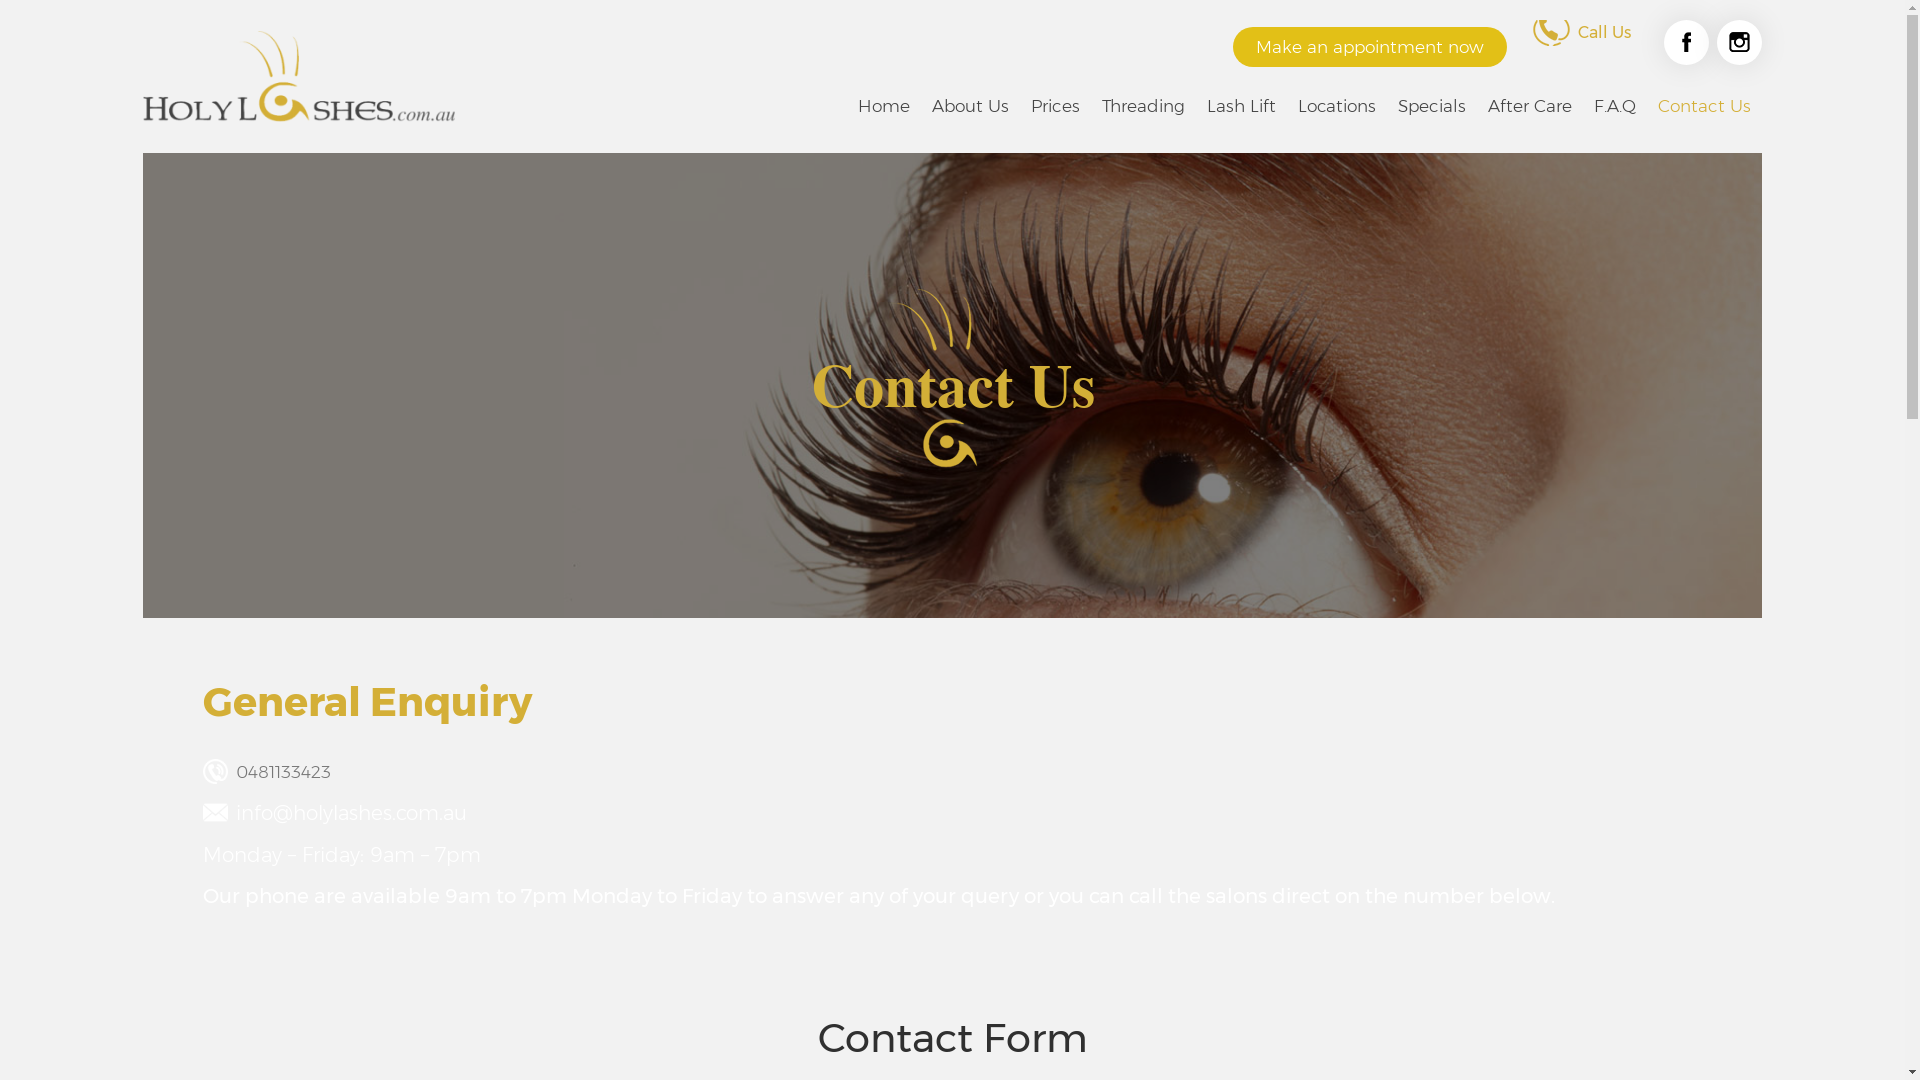  What do you see at coordinates (970, 105) in the screenshot?
I see `'About Us'` at bounding box center [970, 105].